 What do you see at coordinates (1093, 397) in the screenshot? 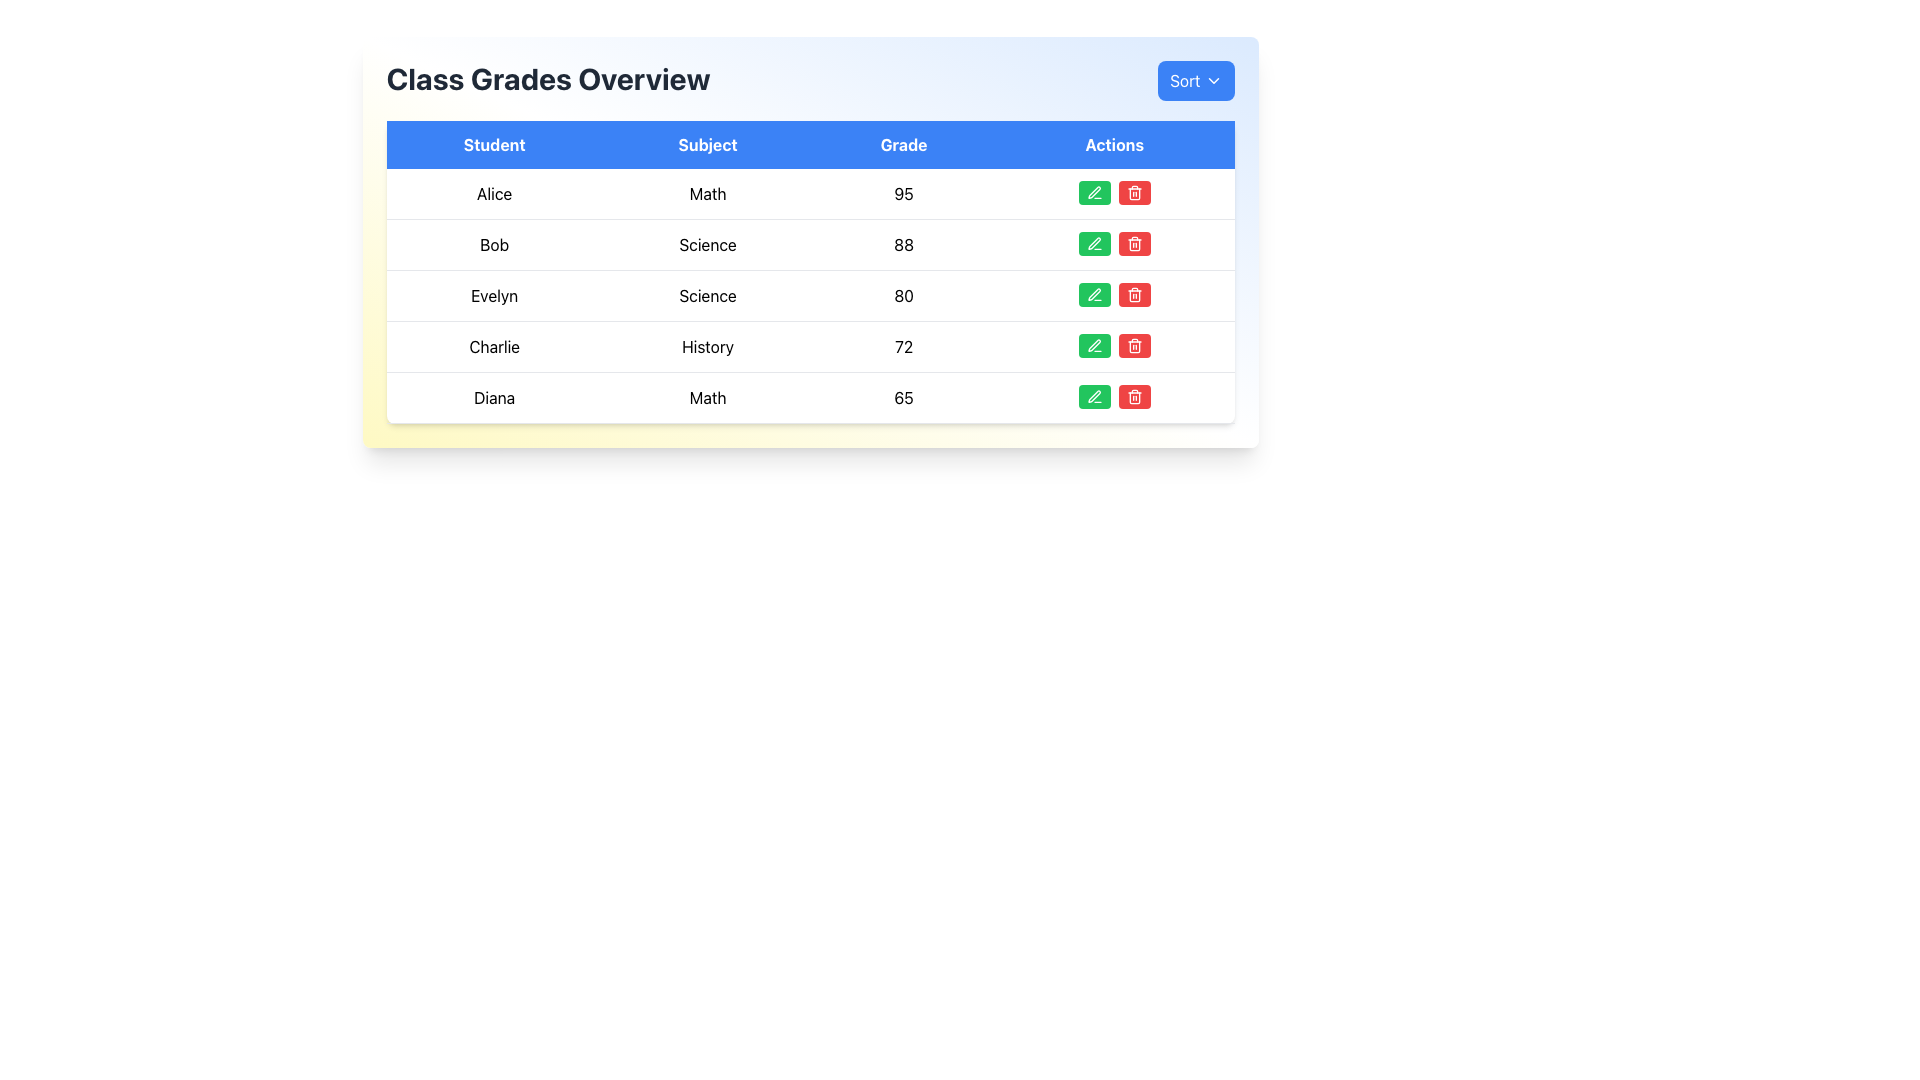
I see `the green edit button with a pen icon located in the 'Actions' column for the student 'Diana' to initiate edit mode for the row` at bounding box center [1093, 397].